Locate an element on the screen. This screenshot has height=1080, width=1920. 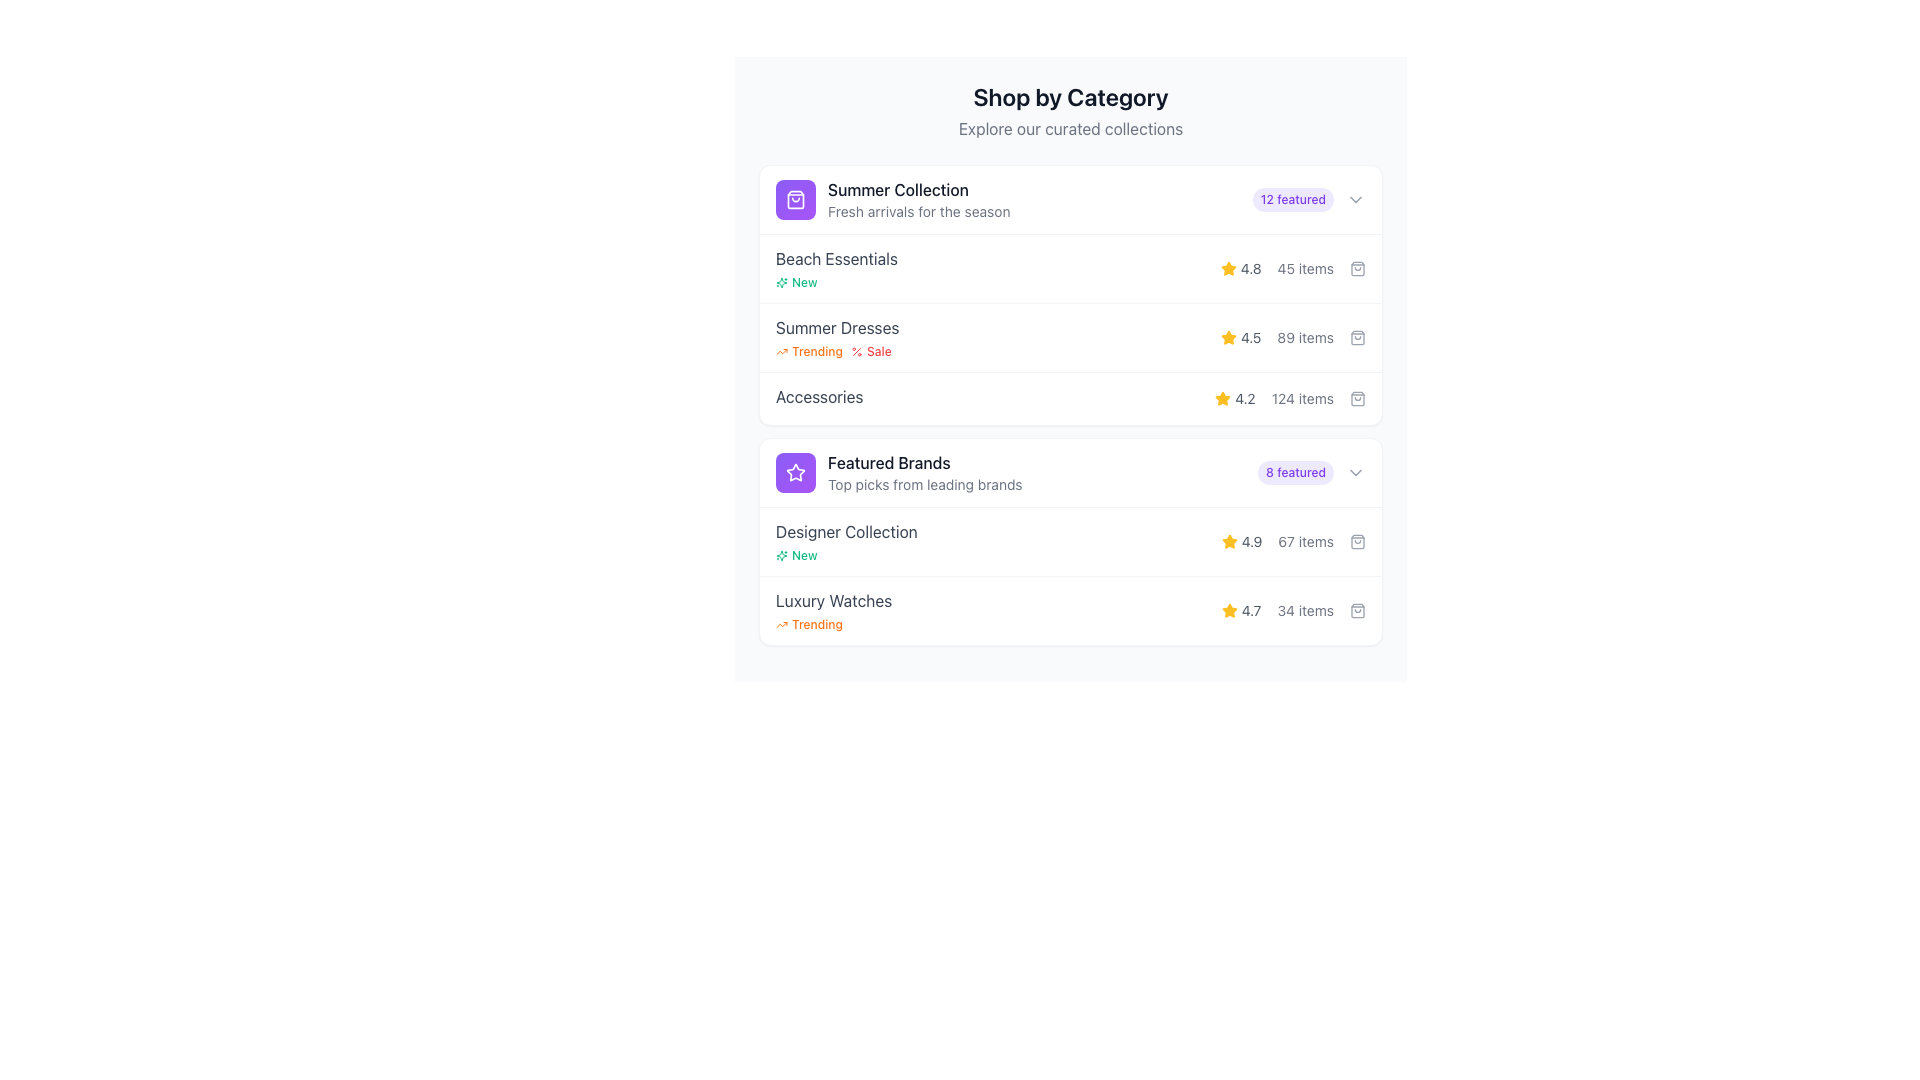
text of the label with icon indicating a sale, located under the 'Summer Dresses' category in the 'Shop by Category' section, positioned to the right of 'Trending' is located at coordinates (871, 350).